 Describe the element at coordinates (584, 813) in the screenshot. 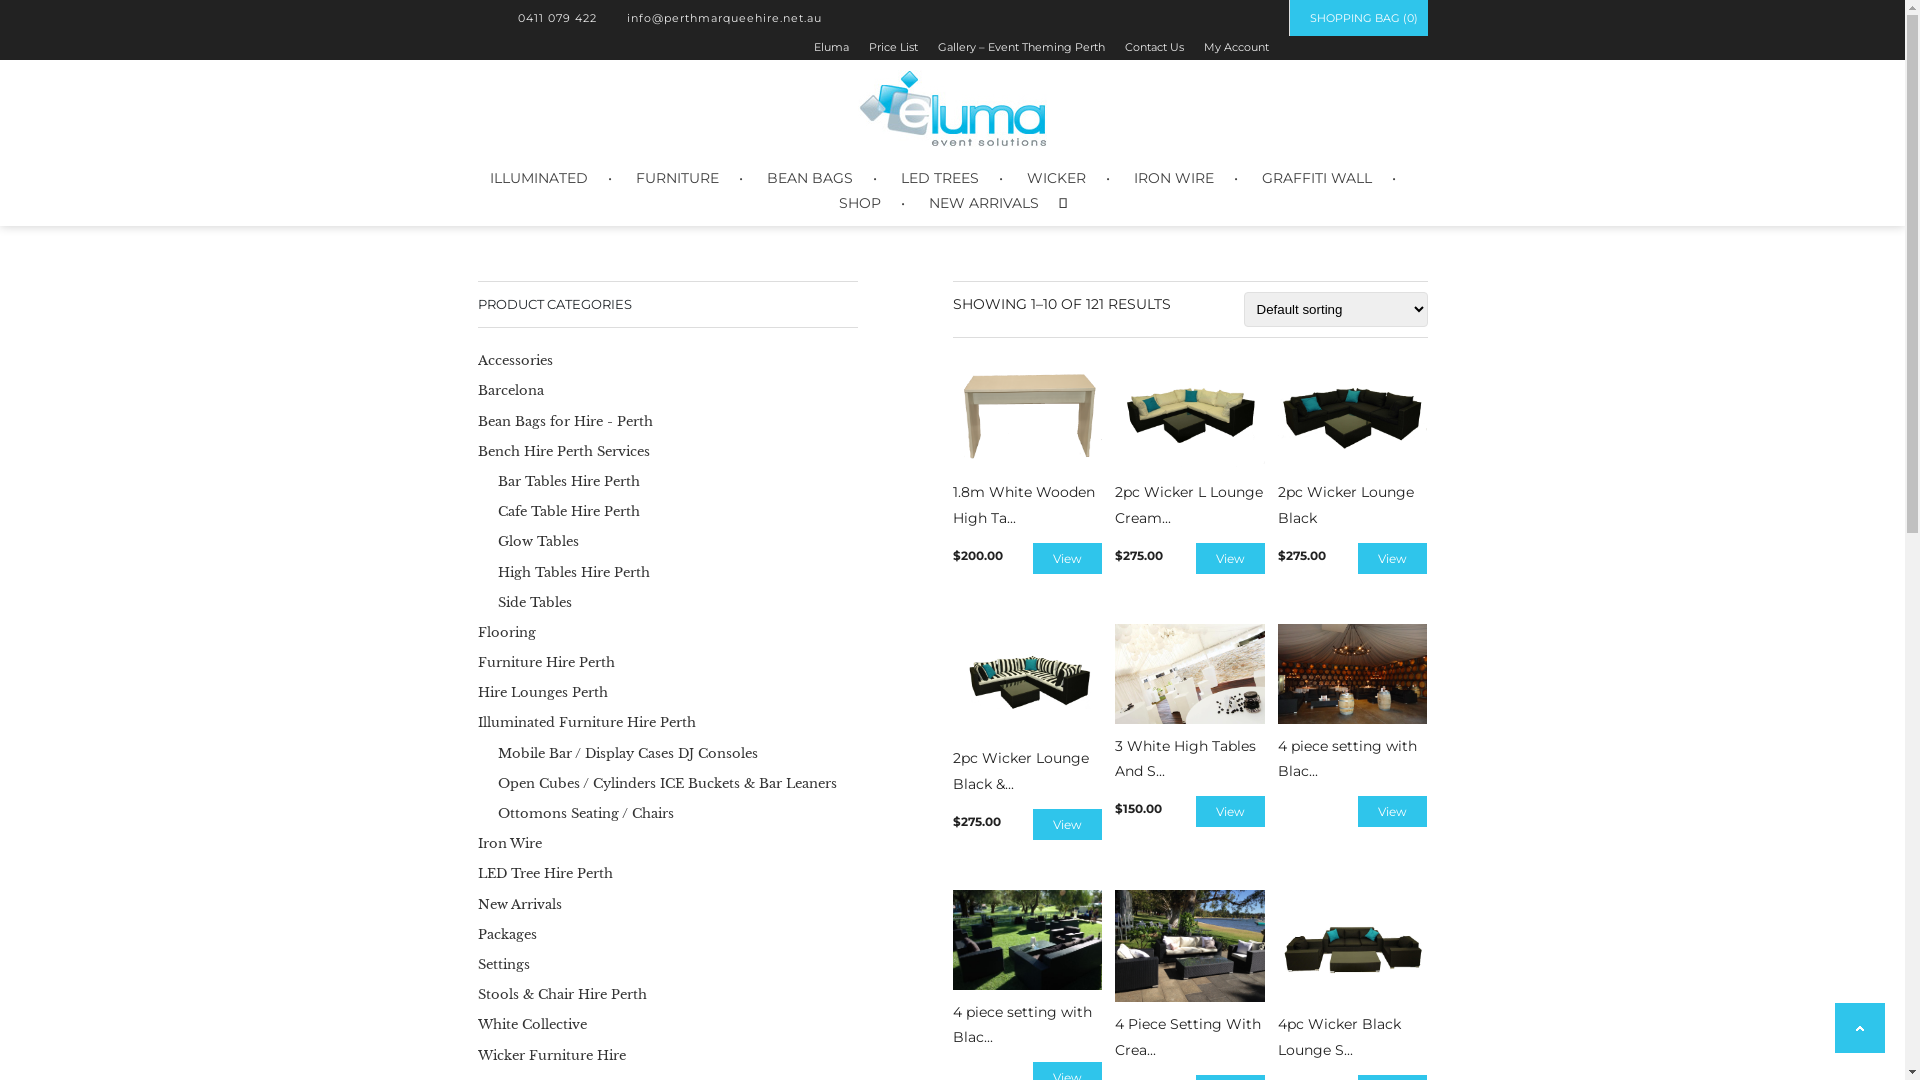

I see `'Ottomons Seating / Chairs'` at that location.